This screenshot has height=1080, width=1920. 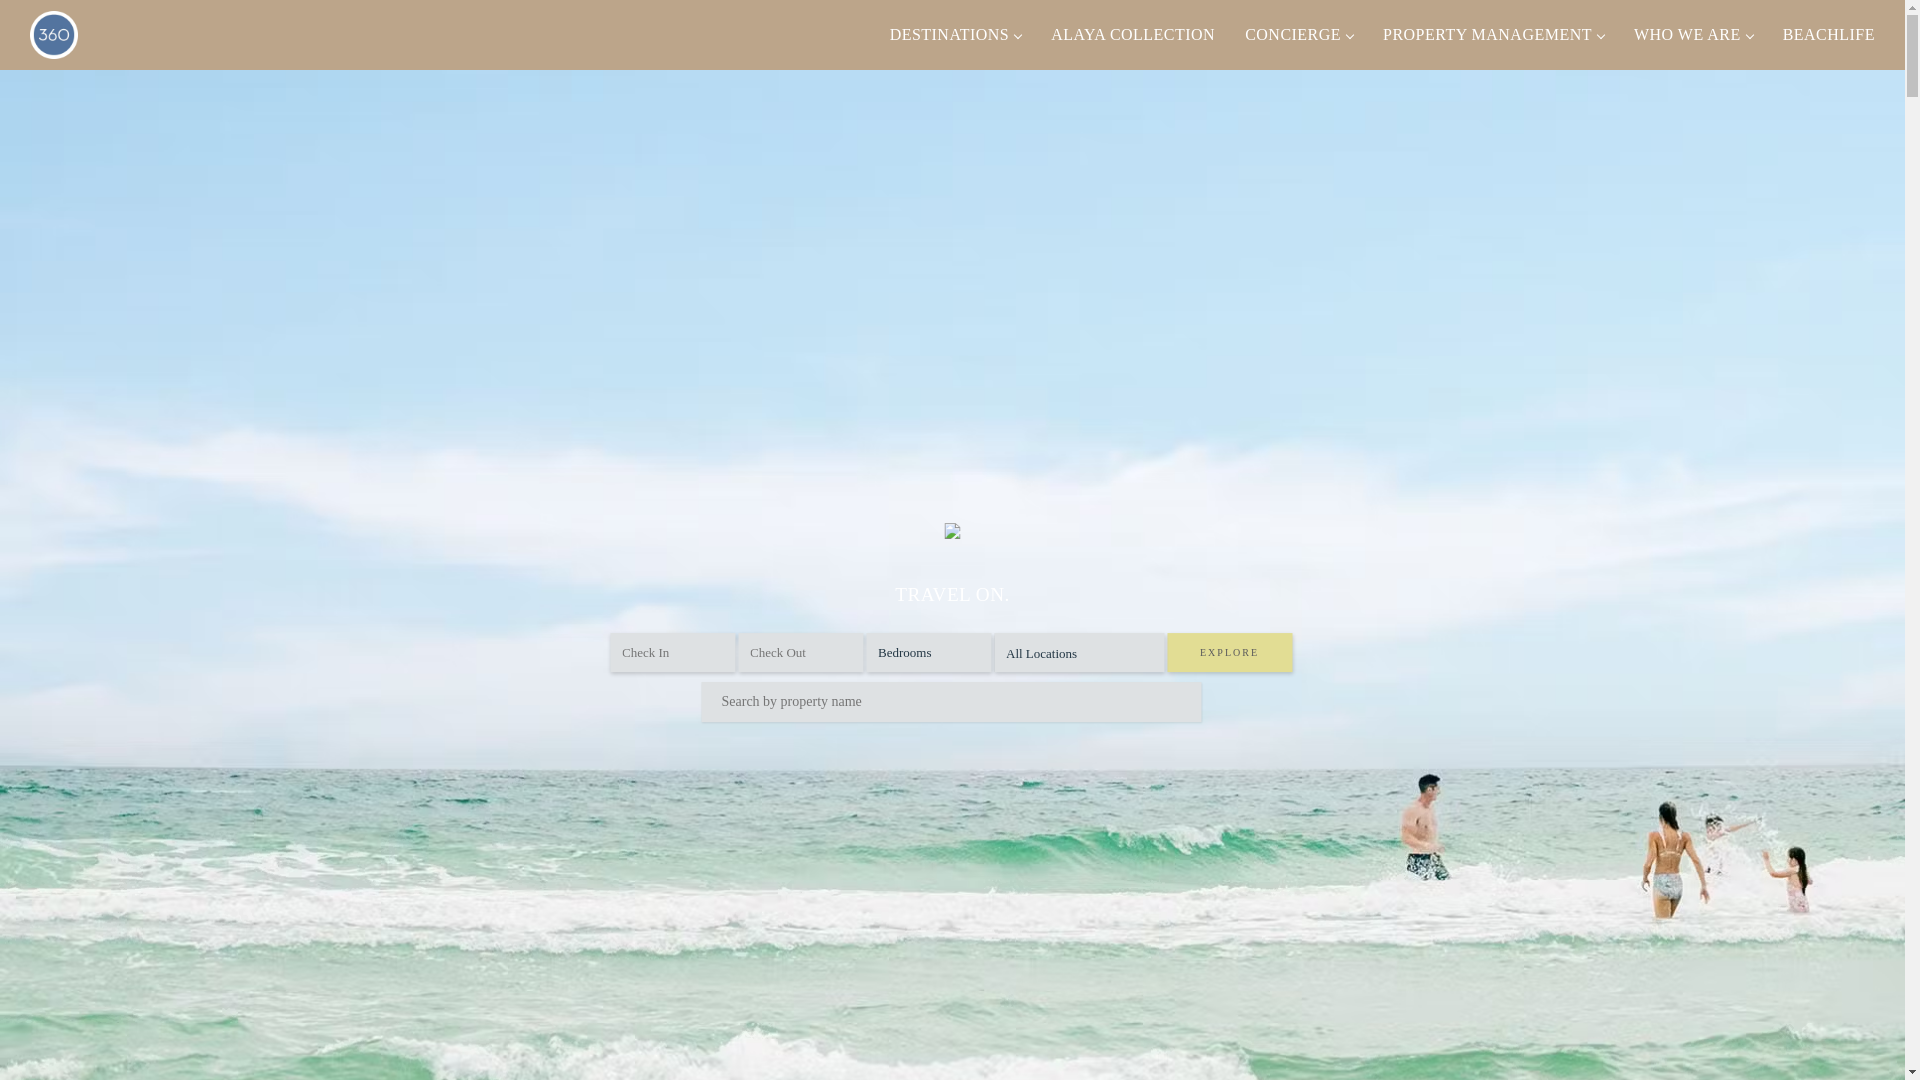 I want to click on 'PROPERTY MANAGEMENT', so click(x=1367, y=34).